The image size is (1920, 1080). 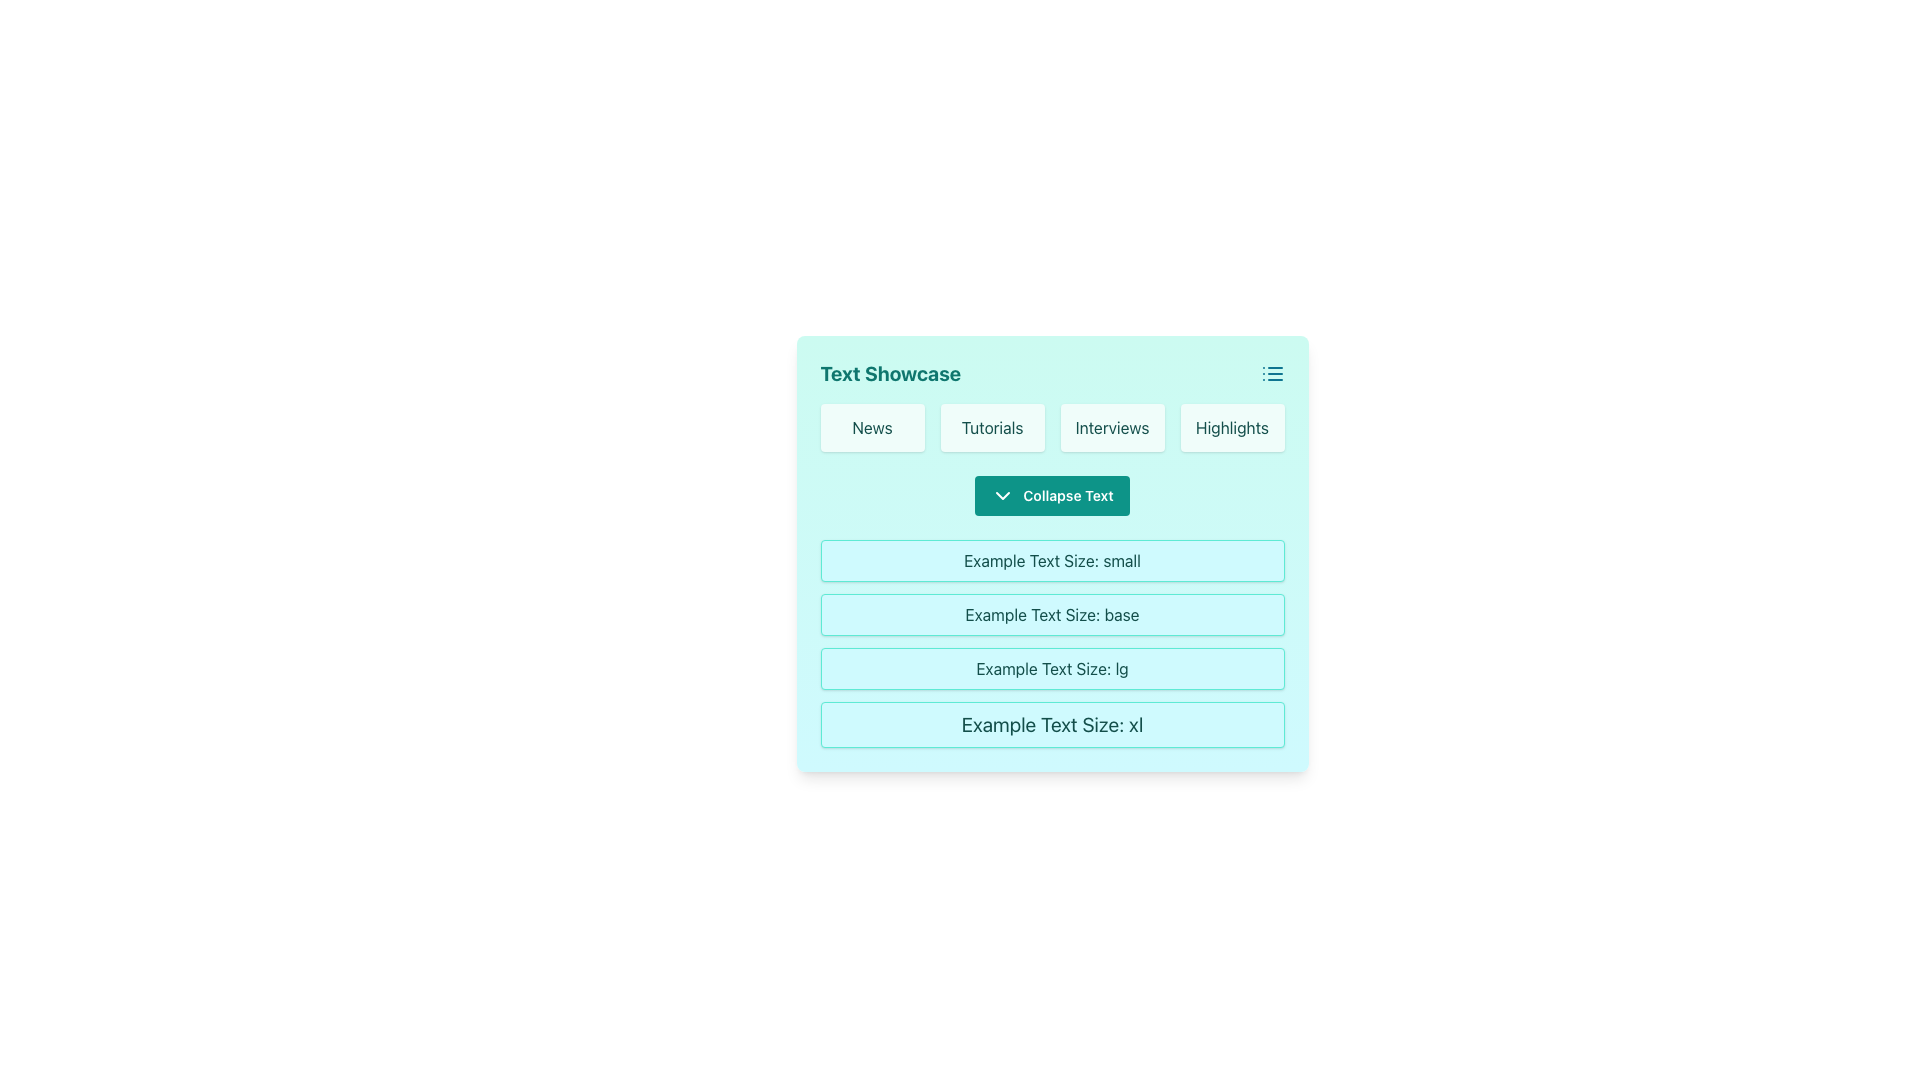 What do you see at coordinates (1051, 613) in the screenshot?
I see `the button with the text 'Example Text Size: base', which is the second button under the 'Text Showcase' heading` at bounding box center [1051, 613].